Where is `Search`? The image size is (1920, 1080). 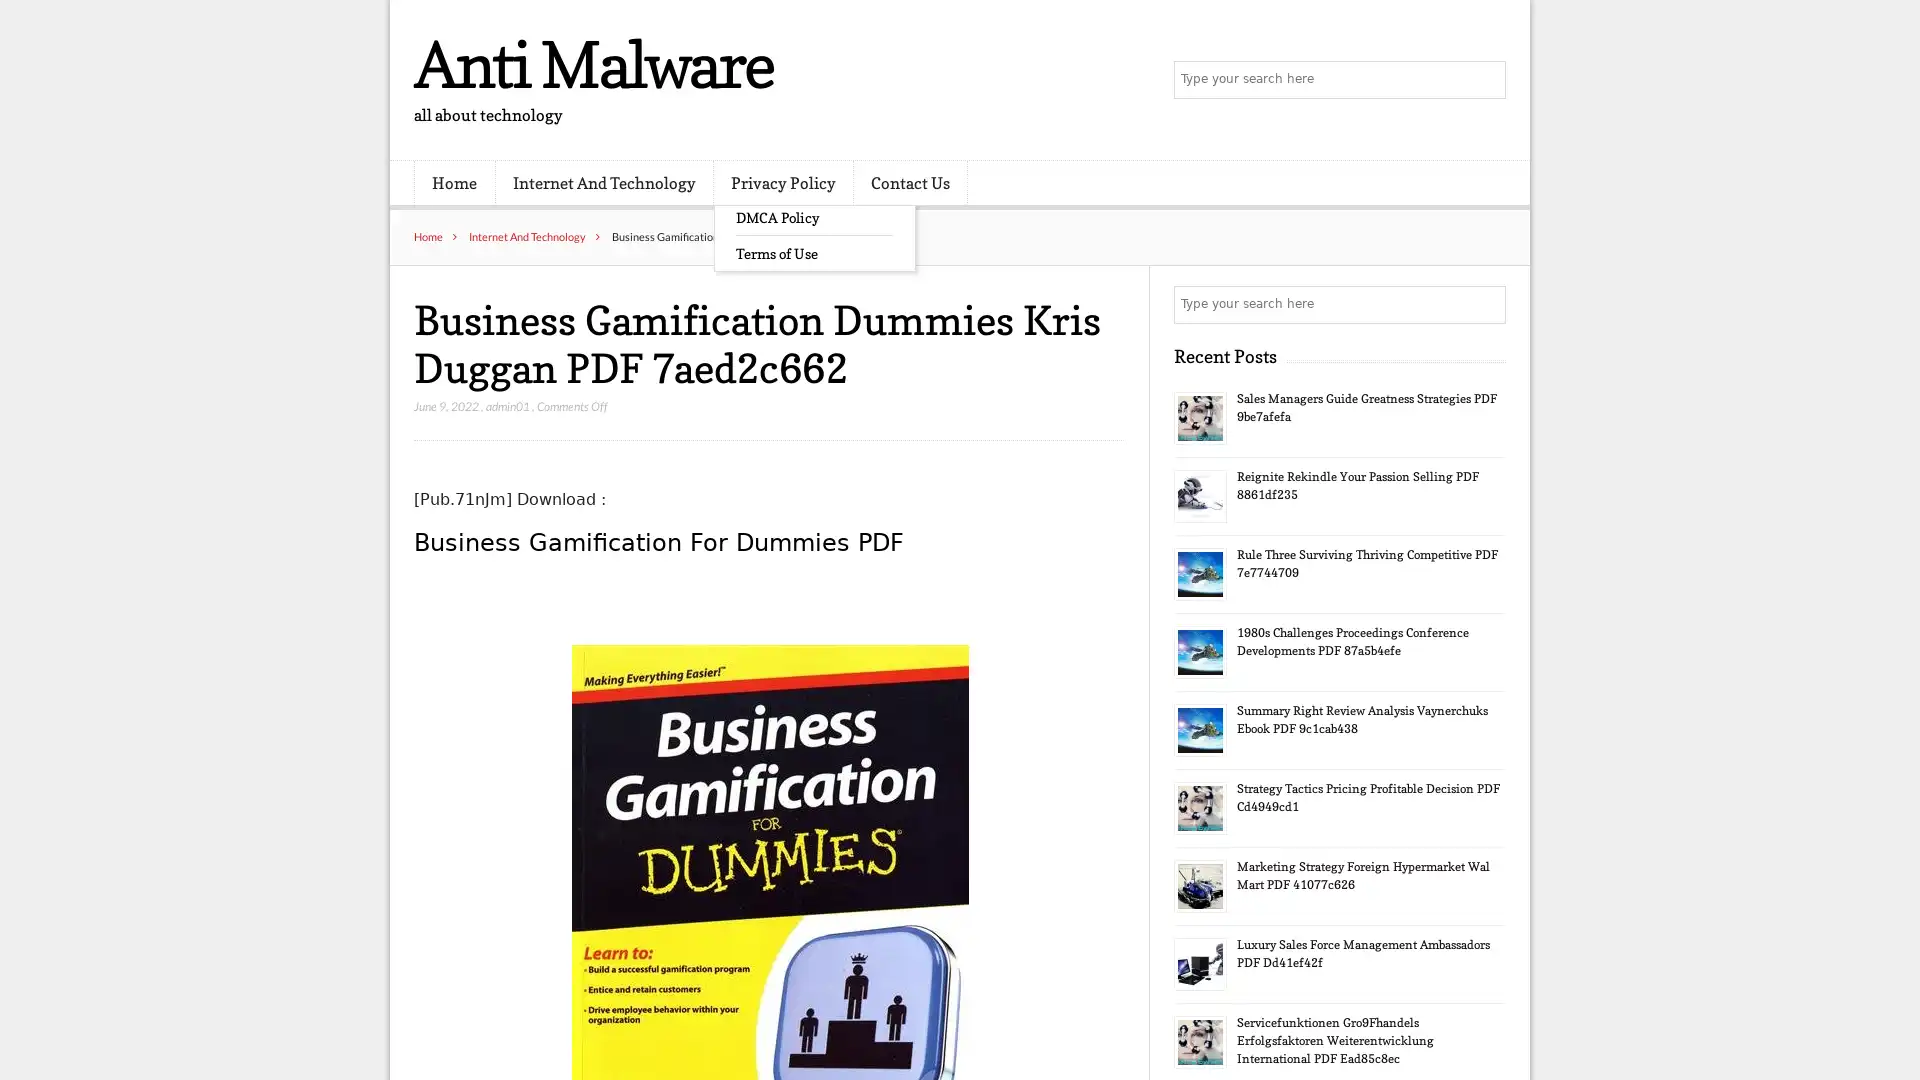 Search is located at coordinates (1485, 304).